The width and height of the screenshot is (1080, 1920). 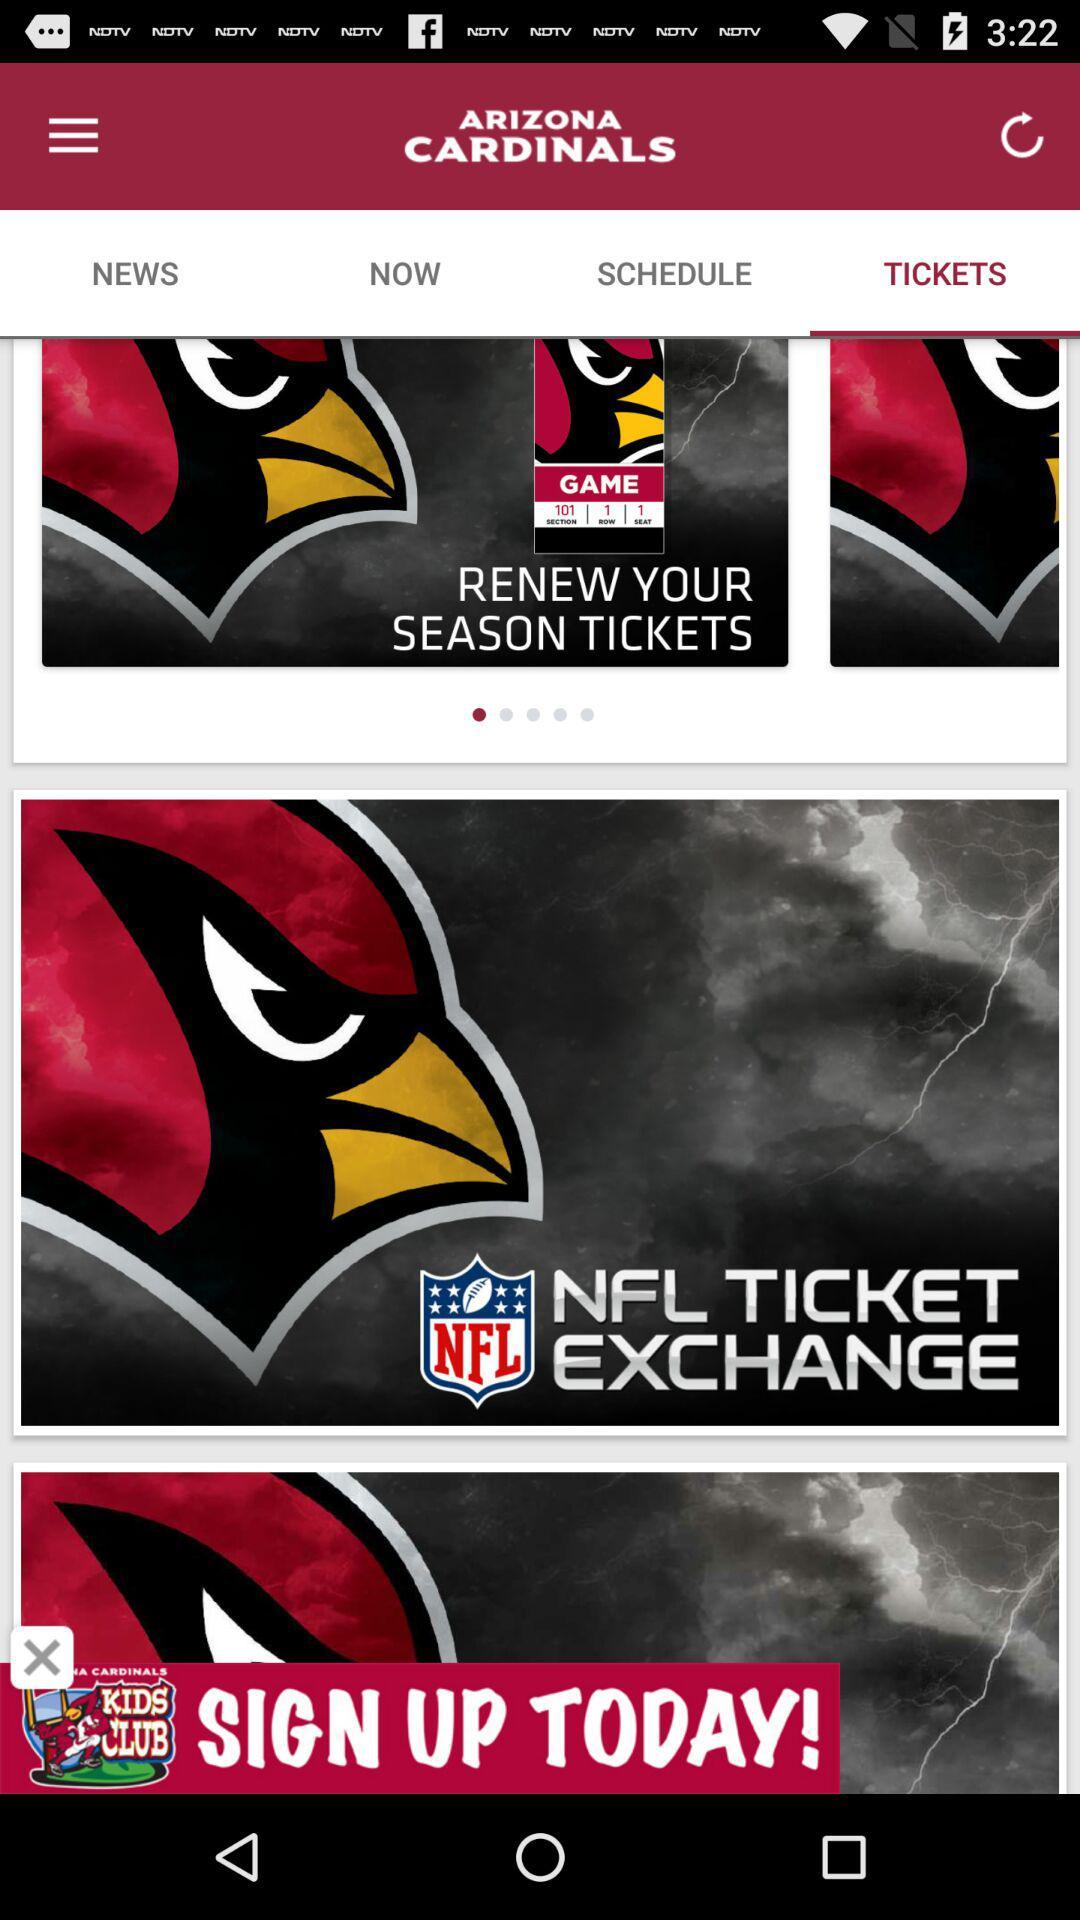 I want to click on the icon at the bottom left corner, so click(x=42, y=1657).